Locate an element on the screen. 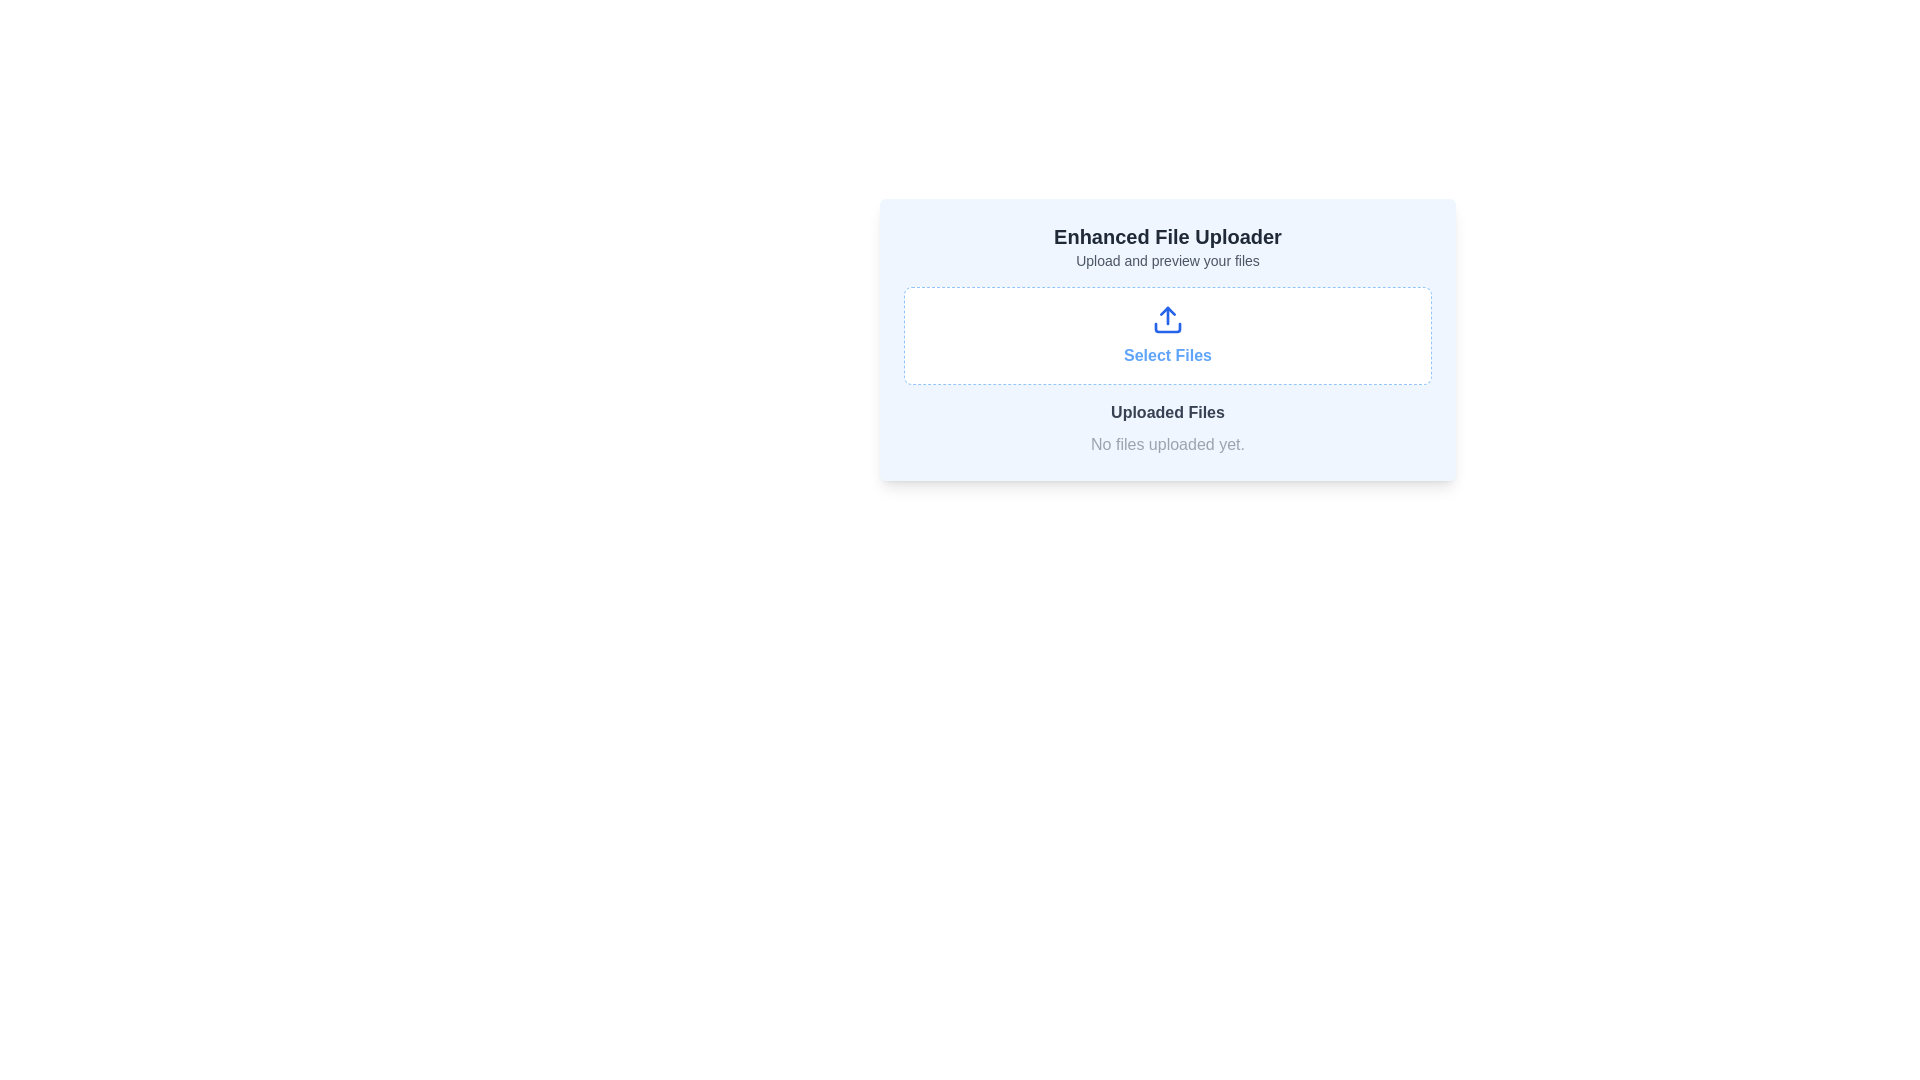  the static text label indicating file selection, which is centrally placed beneath the upload icon and above the uploaded files area is located at coordinates (1167, 354).